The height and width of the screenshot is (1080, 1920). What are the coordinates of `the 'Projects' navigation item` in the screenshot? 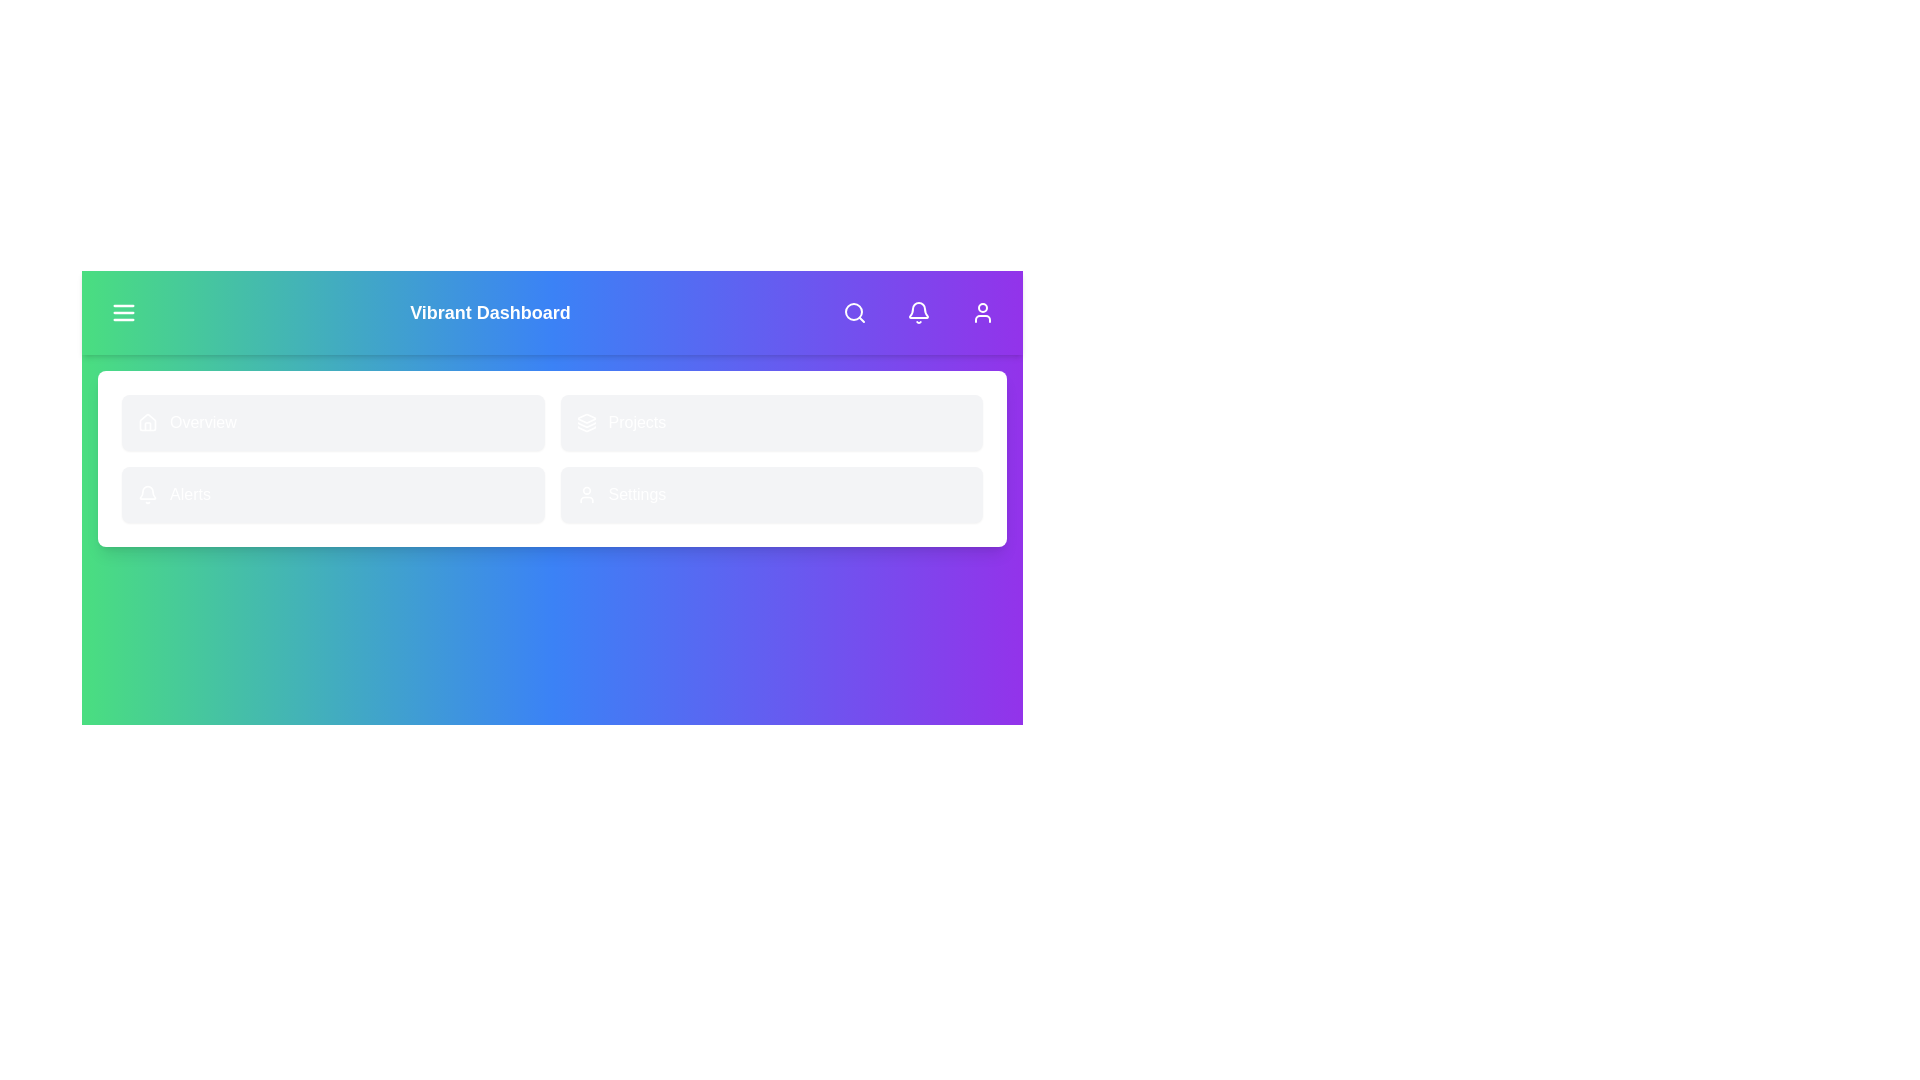 It's located at (770, 422).